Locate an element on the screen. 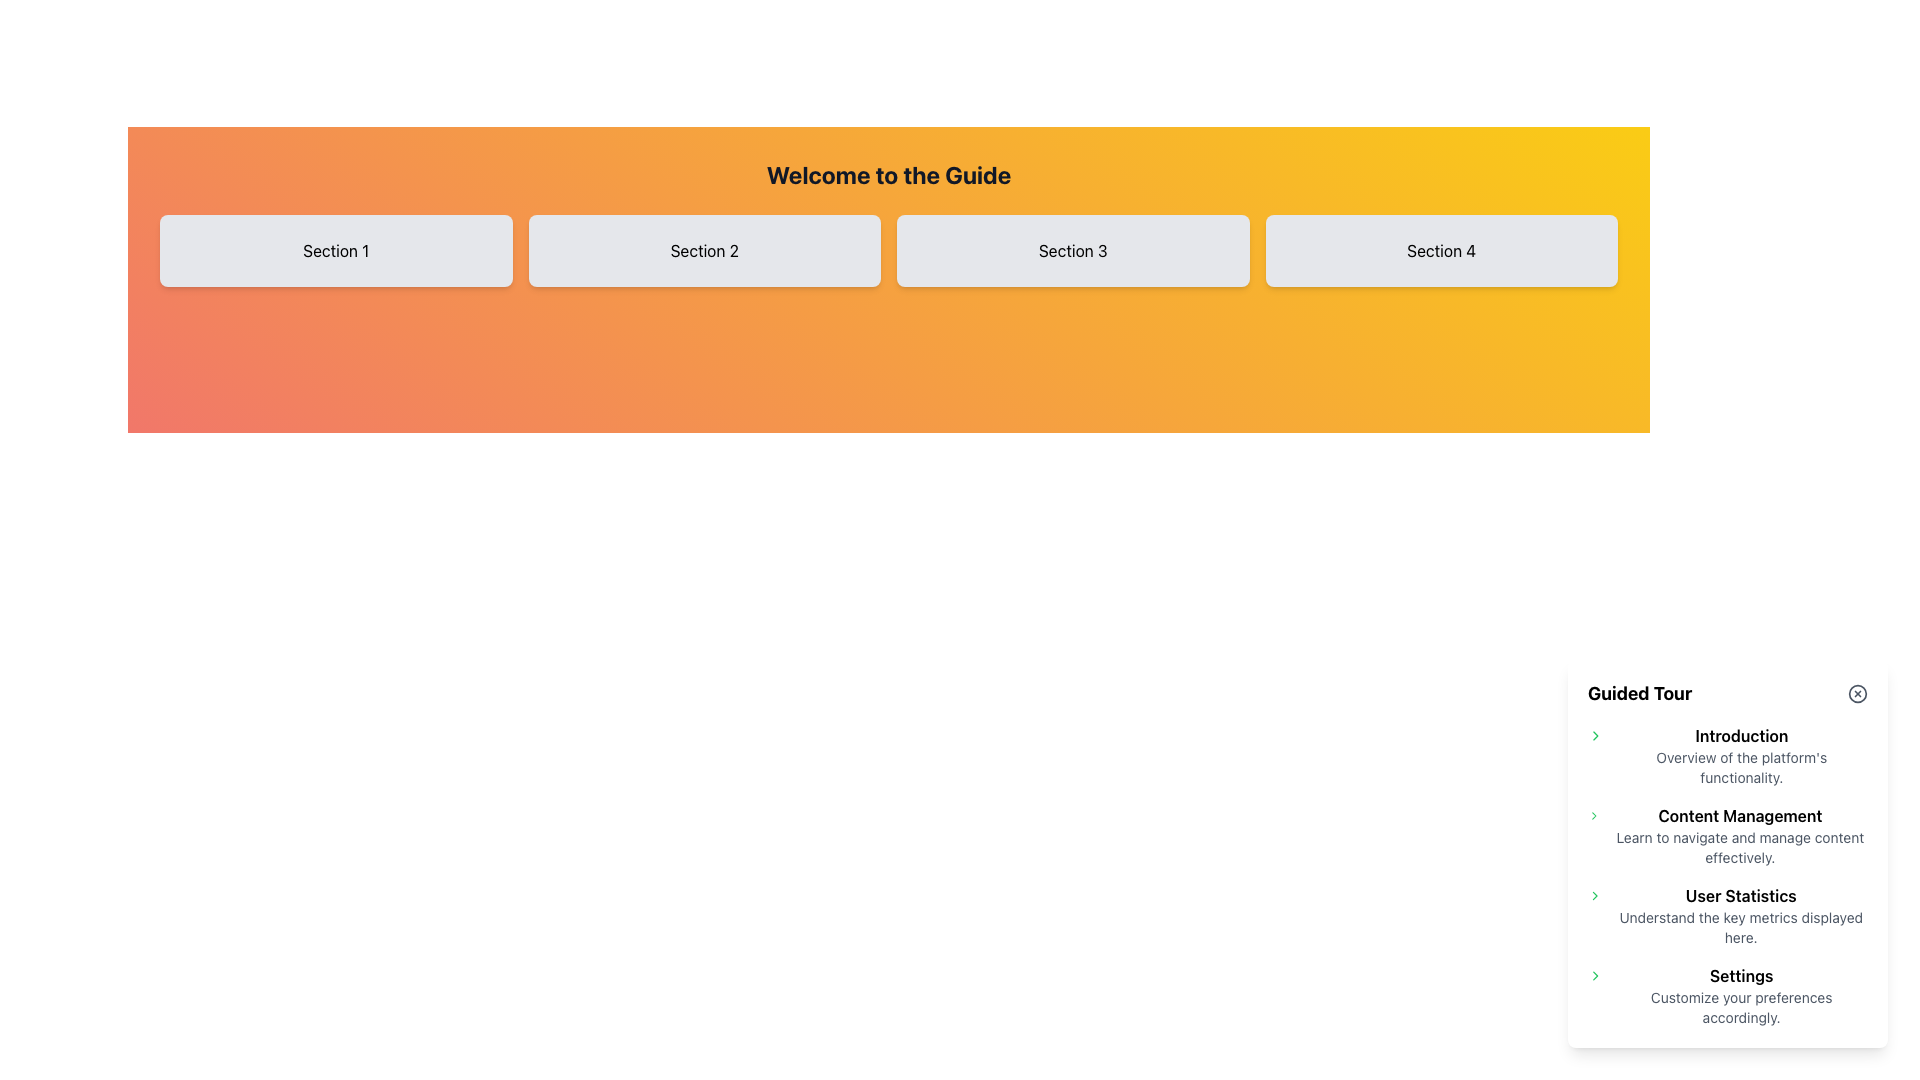 This screenshot has height=1080, width=1920. the interactive button located in the fourth position of the group under the title 'Welcome to the Guide' is located at coordinates (1441, 249).